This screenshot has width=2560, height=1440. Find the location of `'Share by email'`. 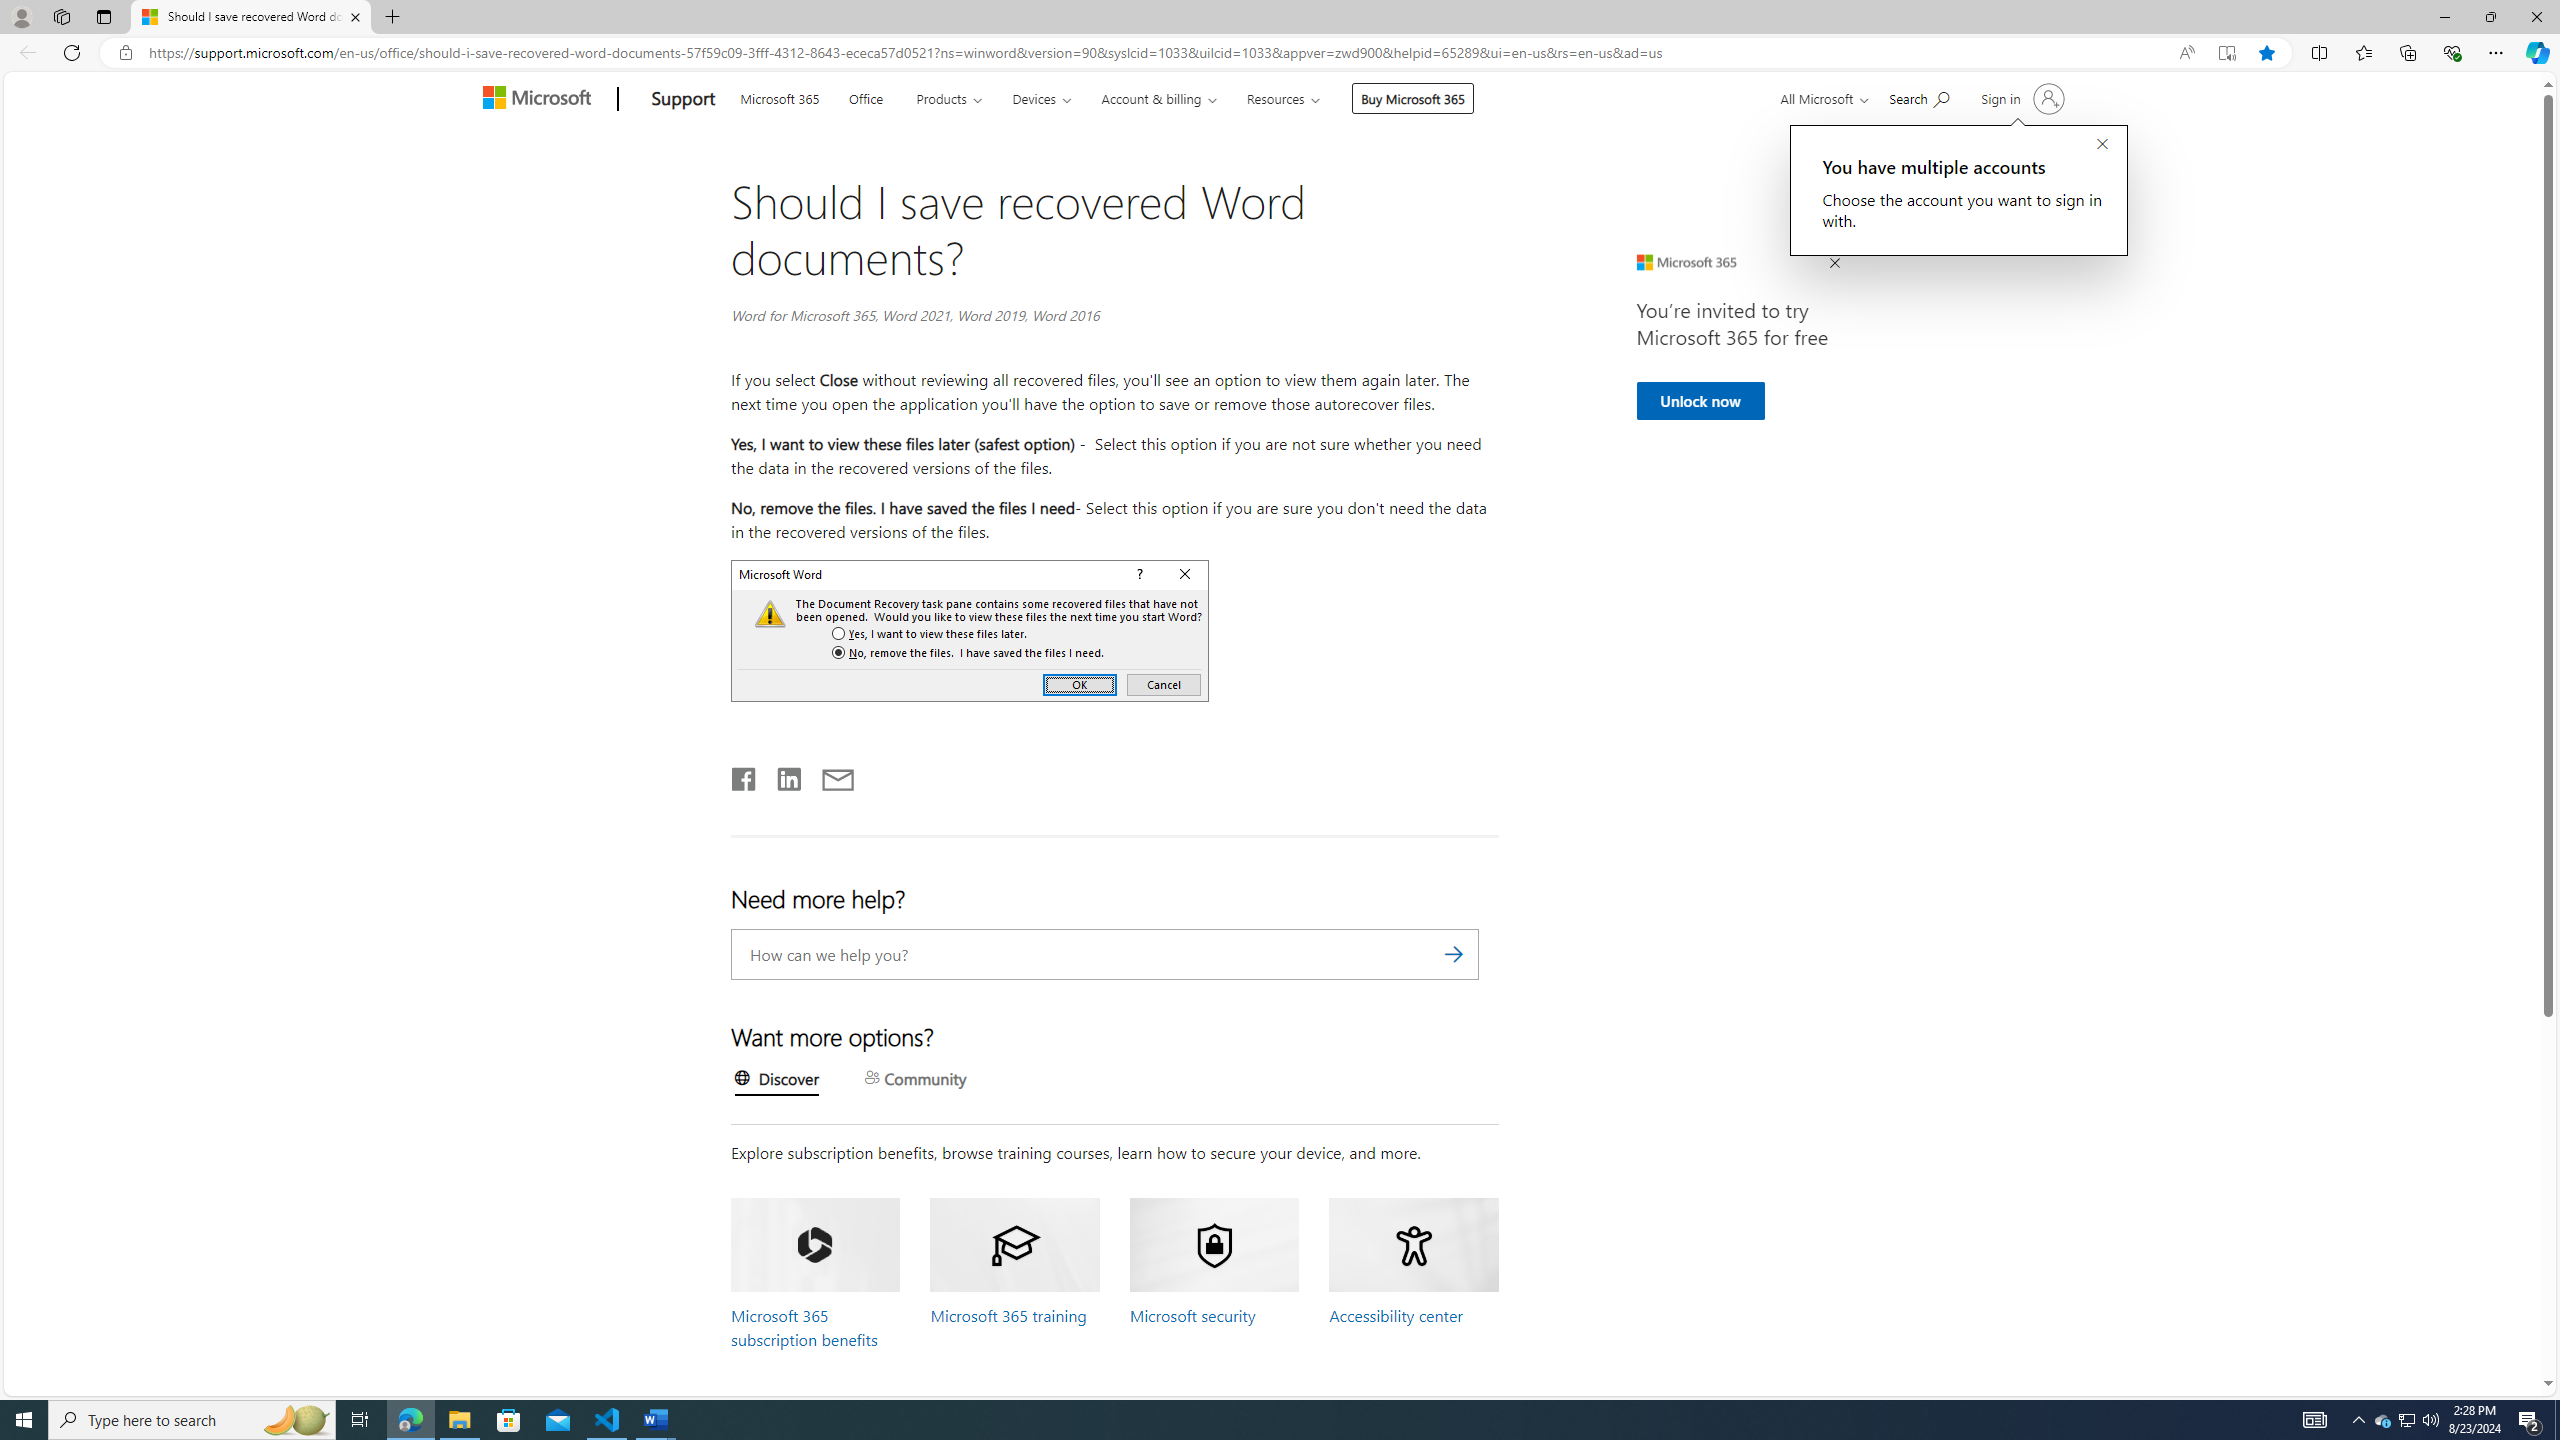

'Share by email' is located at coordinates (828, 775).